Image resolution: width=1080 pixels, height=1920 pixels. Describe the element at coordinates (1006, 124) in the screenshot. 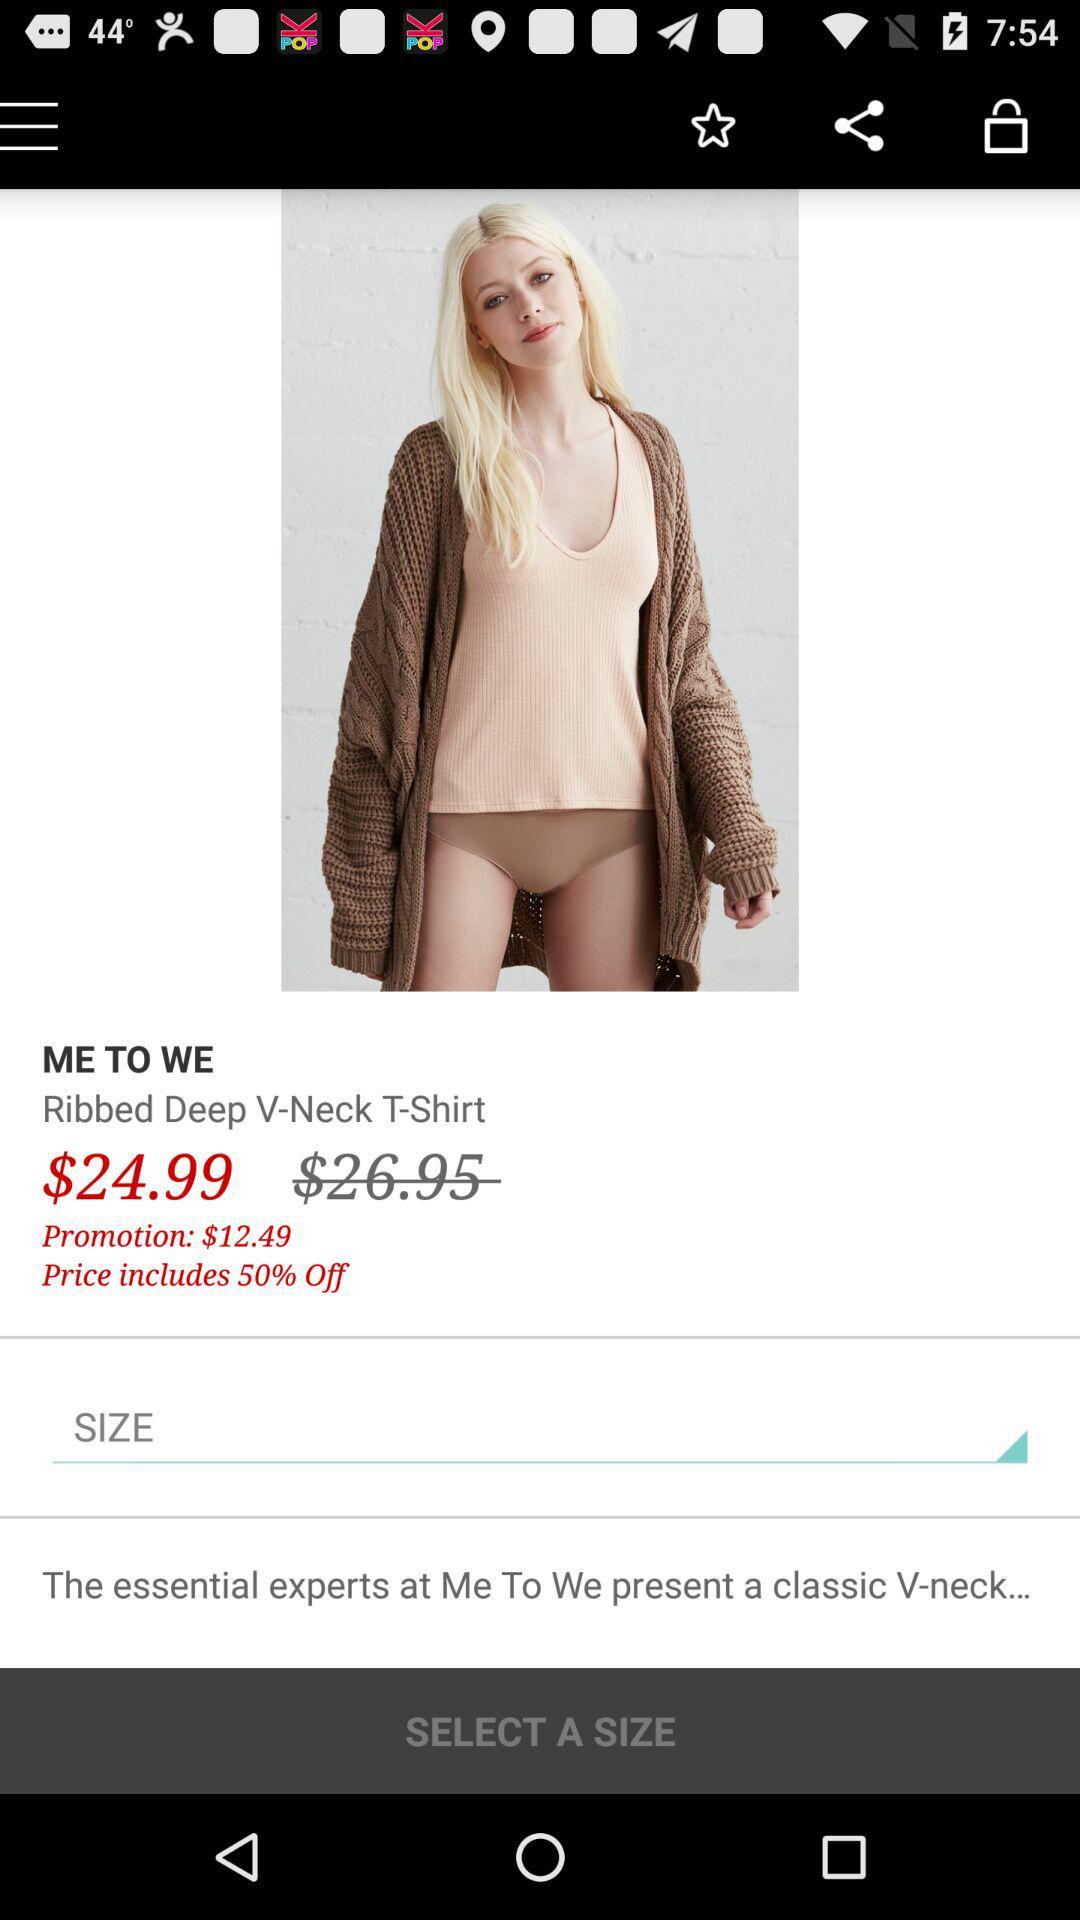

I see `the lock symbol which is on top left` at that location.